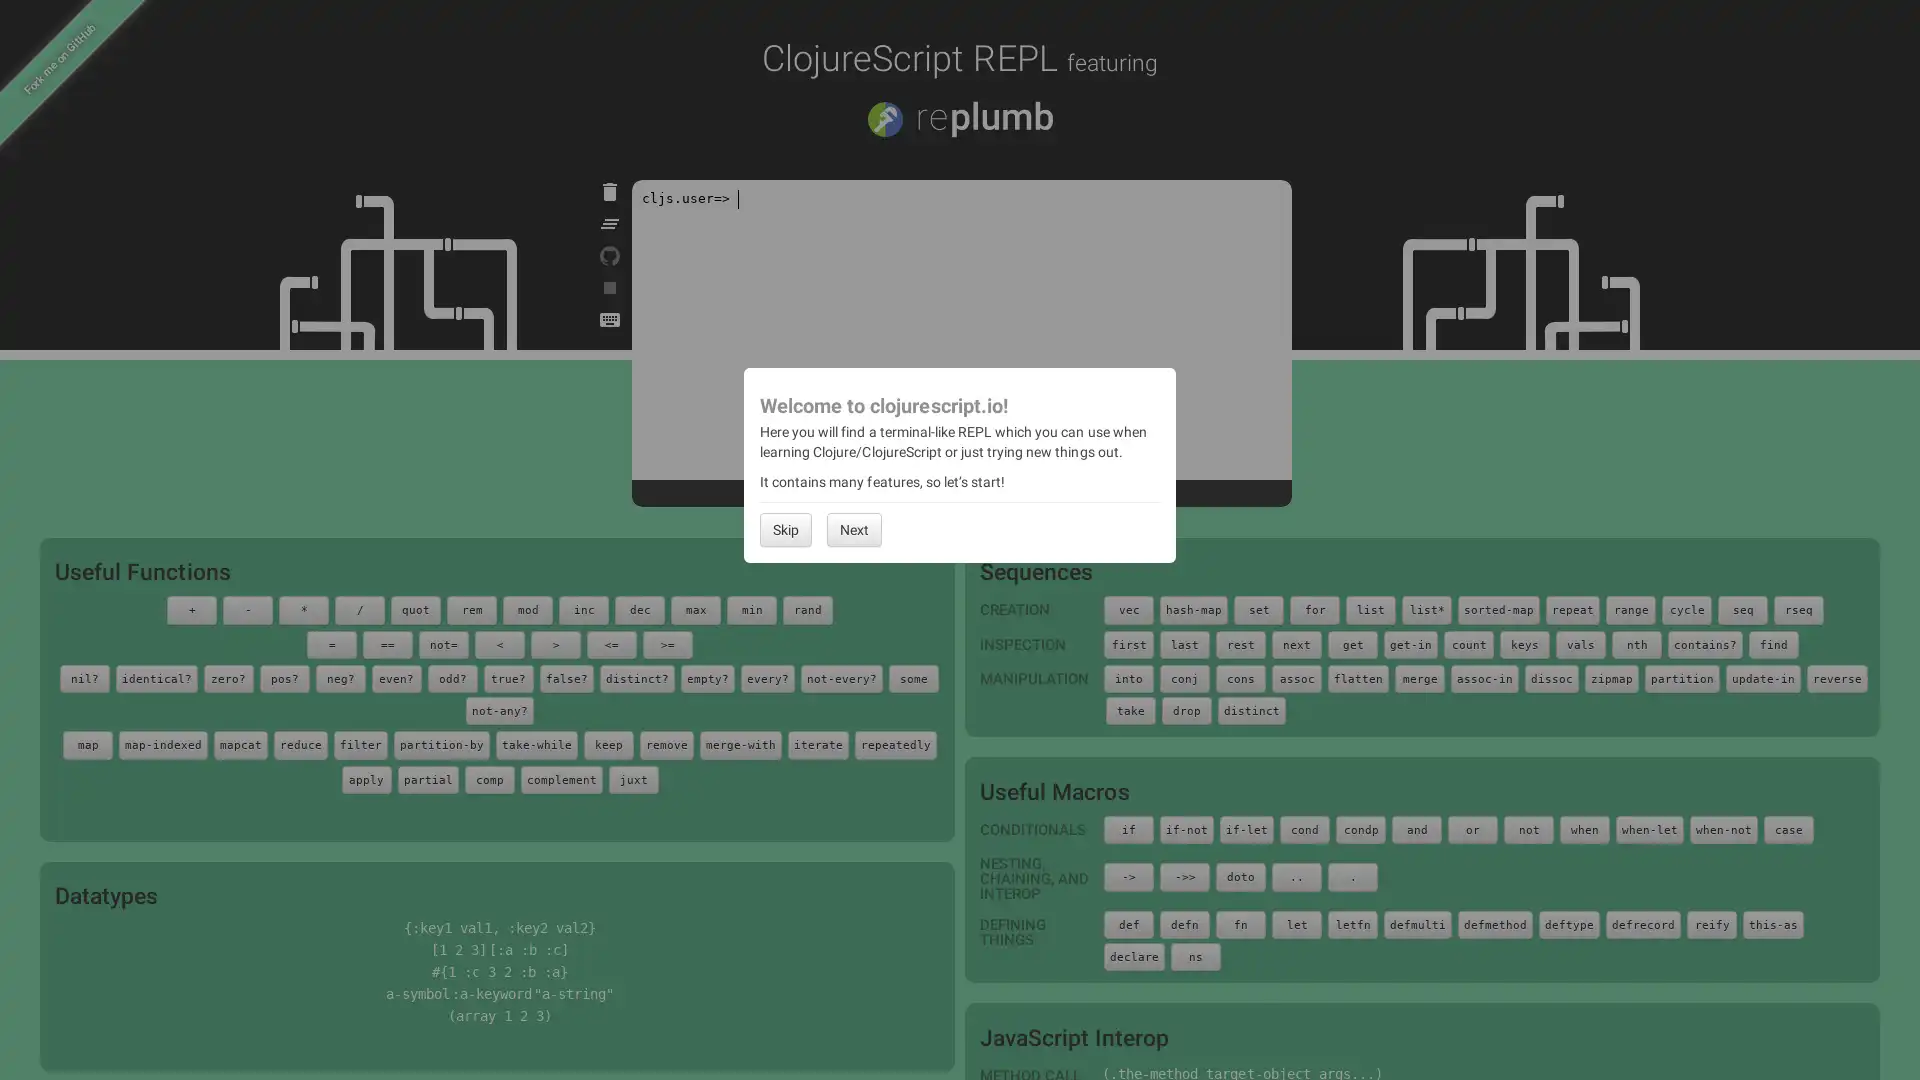  Describe the element at coordinates (1186, 709) in the screenshot. I see `drop` at that location.